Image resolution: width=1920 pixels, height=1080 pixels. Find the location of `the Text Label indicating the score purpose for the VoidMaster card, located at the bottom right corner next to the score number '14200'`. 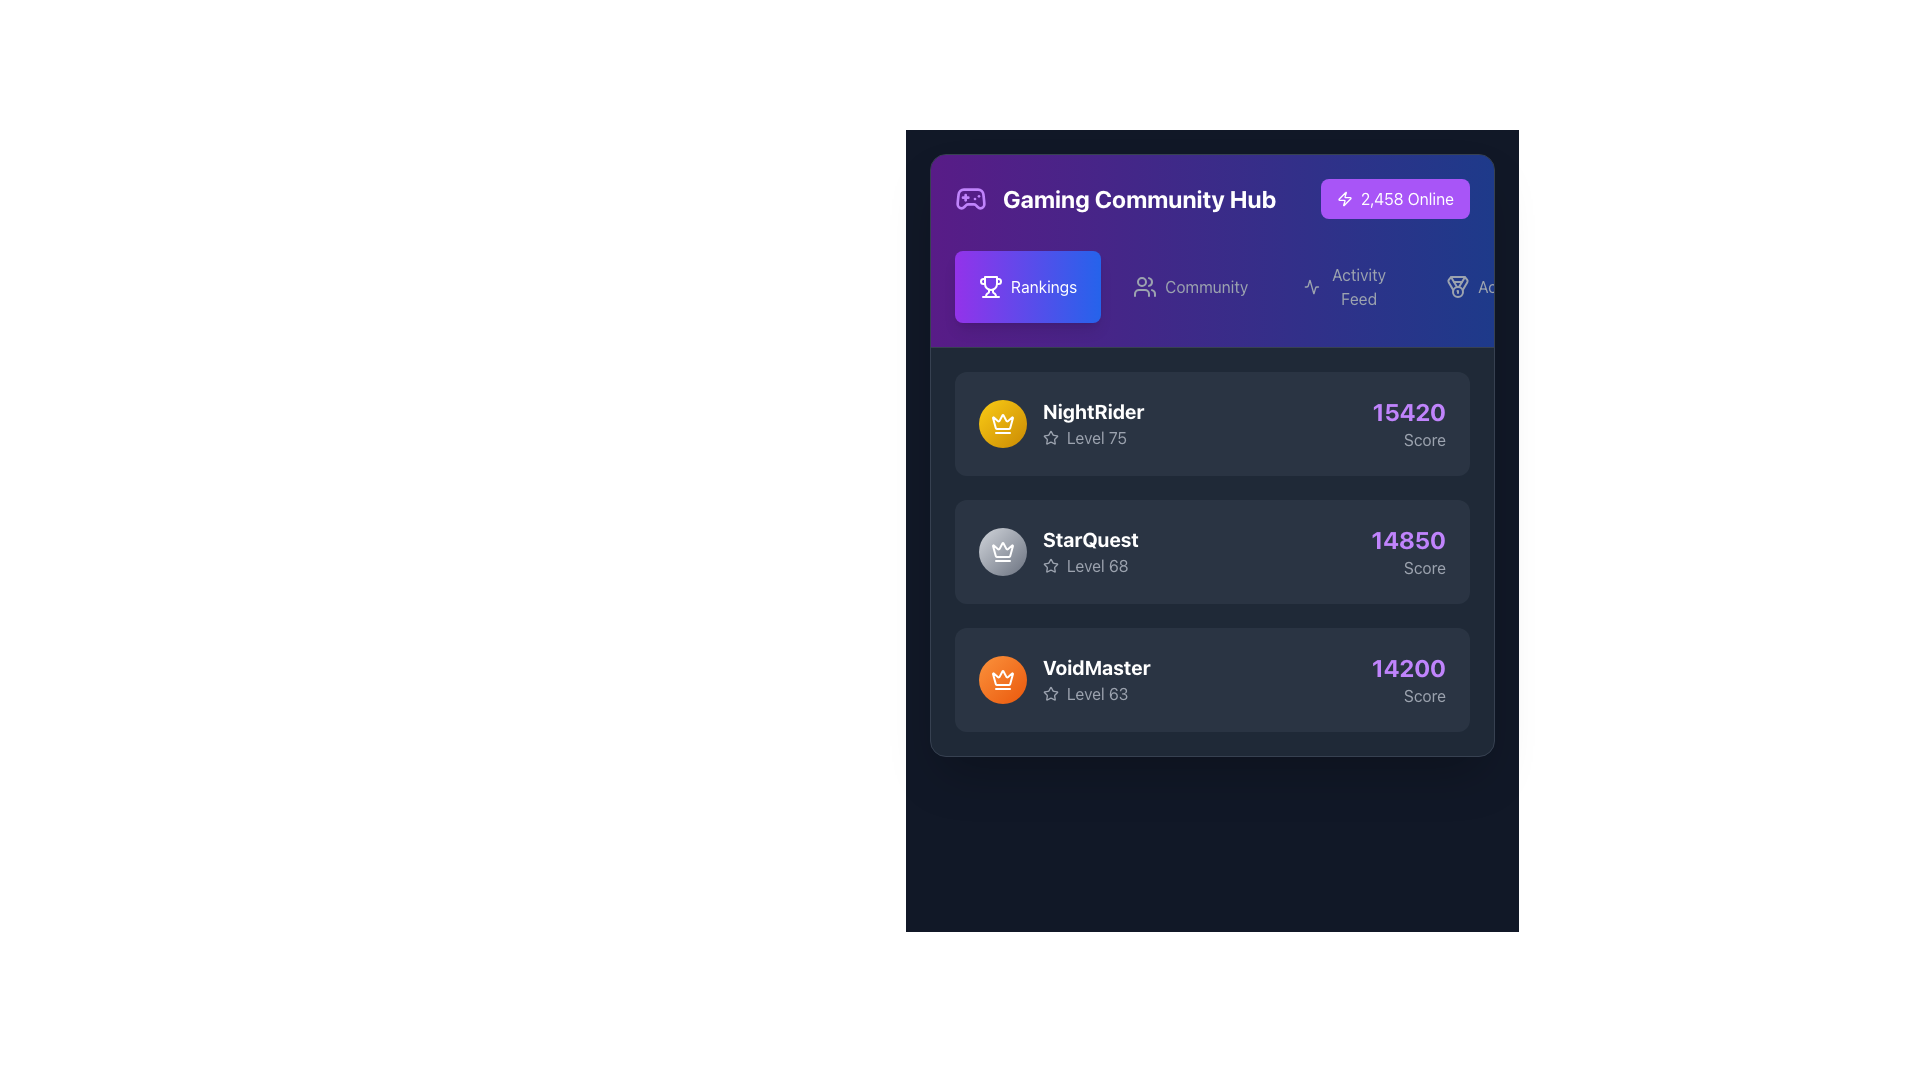

the Text Label indicating the score purpose for the VoidMaster card, located at the bottom right corner next to the score number '14200' is located at coordinates (1407, 694).